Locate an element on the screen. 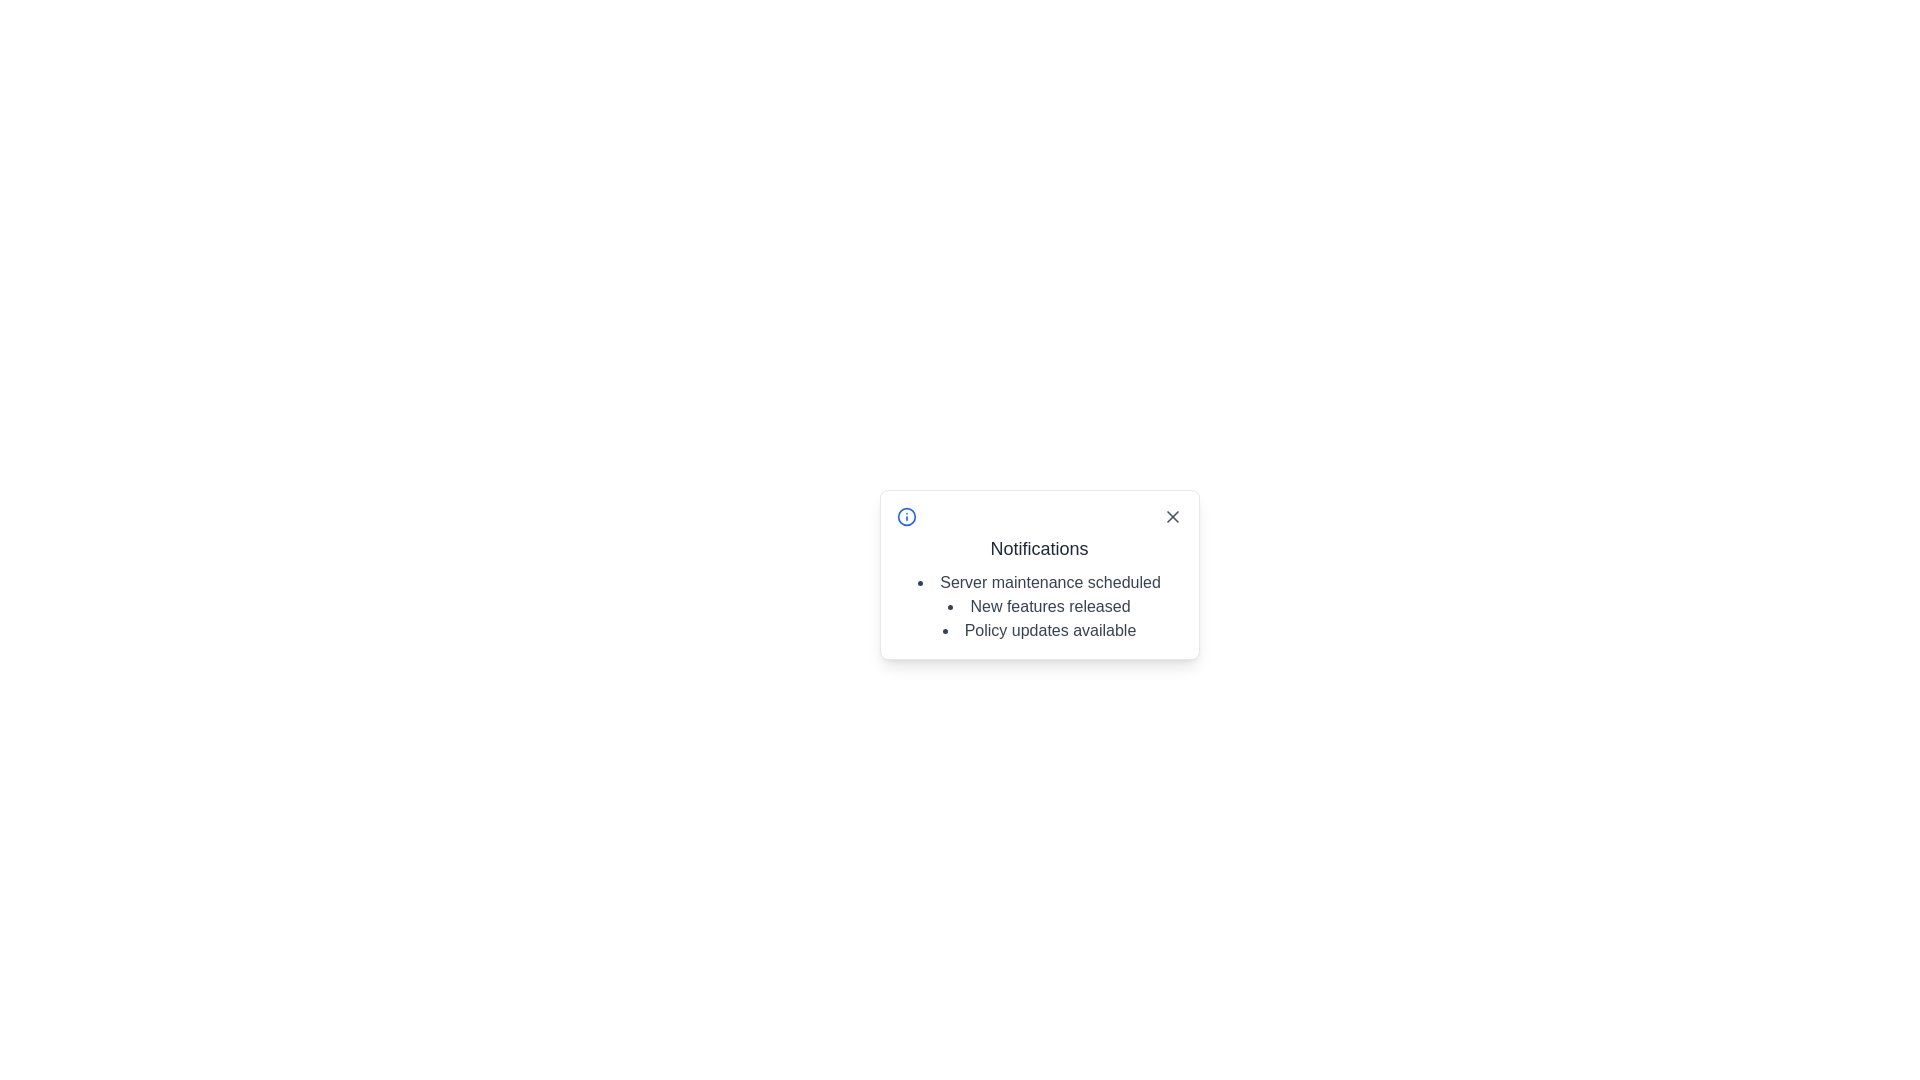 The height and width of the screenshot is (1080, 1920). the first item in the bulleted list of the 'Notifications' pop-up panel which provides information about a scheduled server maintenance event is located at coordinates (1039, 582).